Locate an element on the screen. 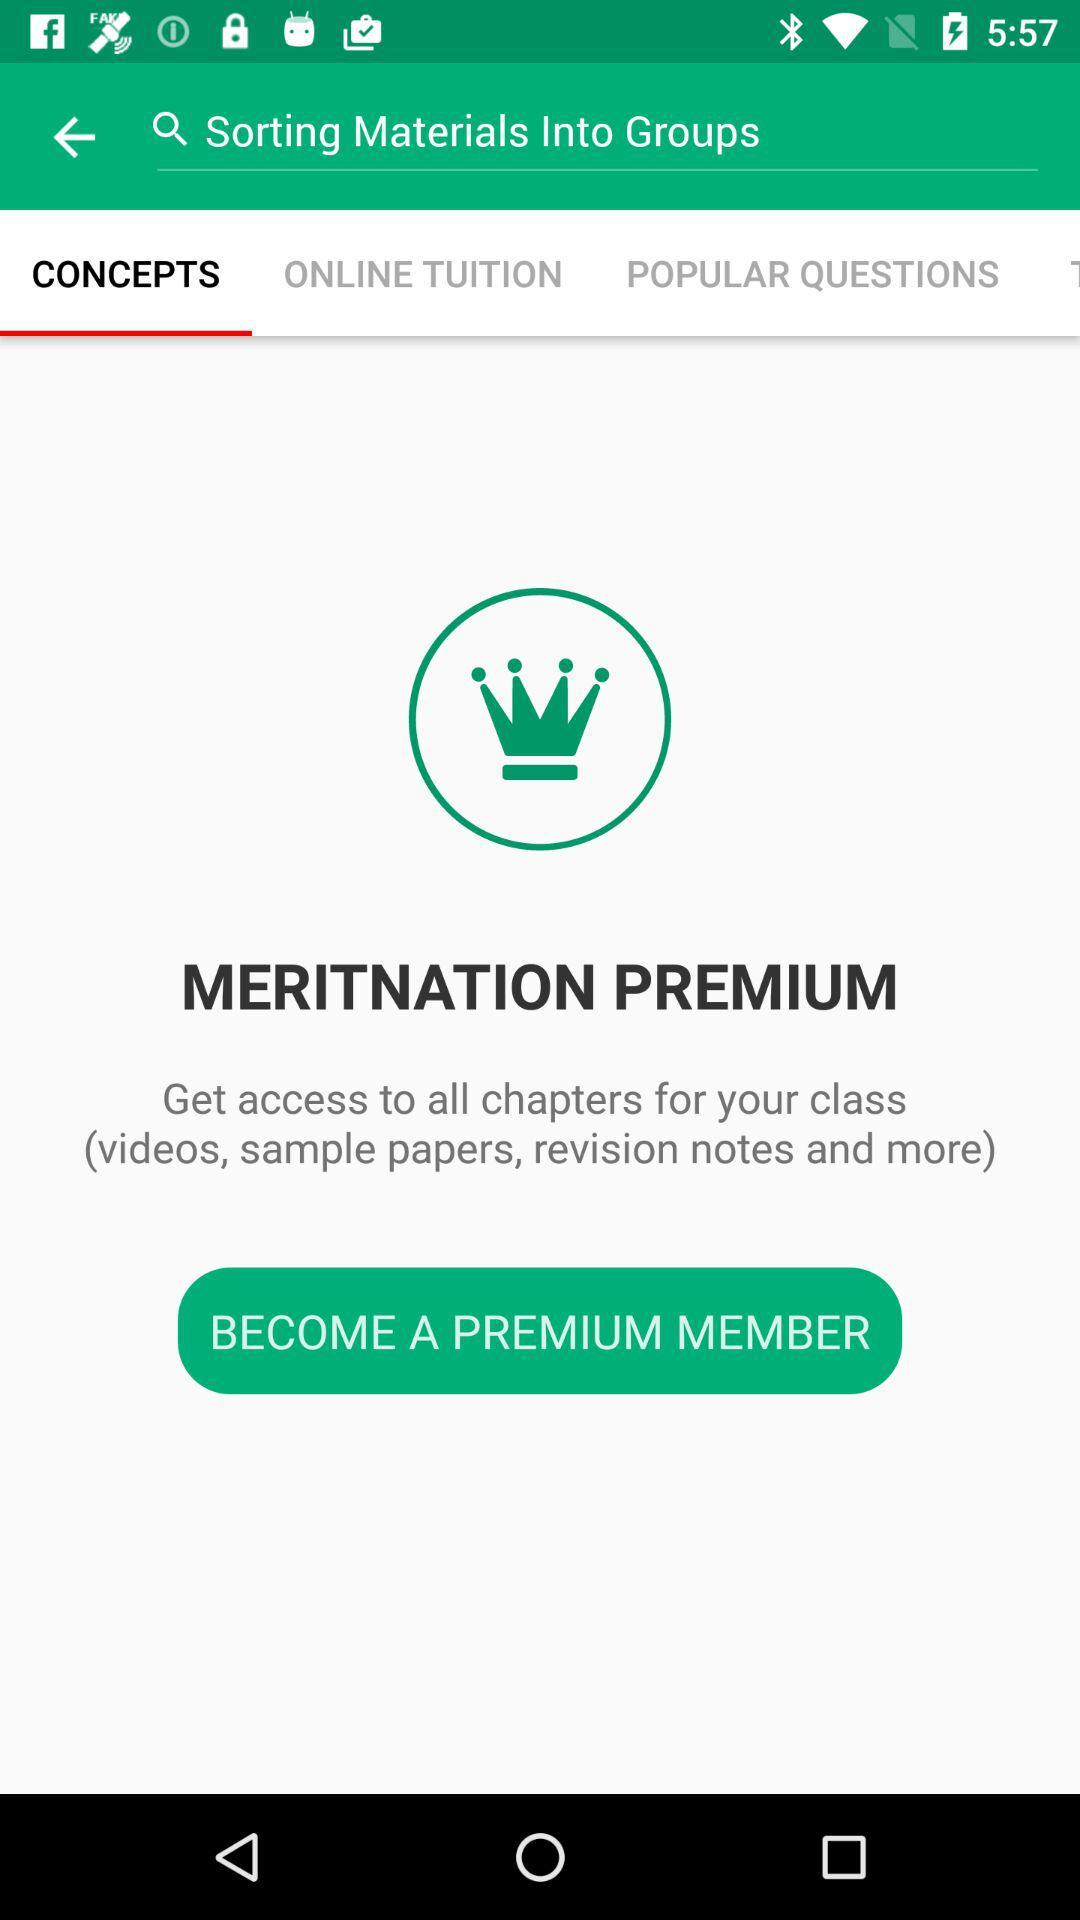 The image size is (1080, 1920). item to the left of sorting materials into item is located at coordinates (72, 135).